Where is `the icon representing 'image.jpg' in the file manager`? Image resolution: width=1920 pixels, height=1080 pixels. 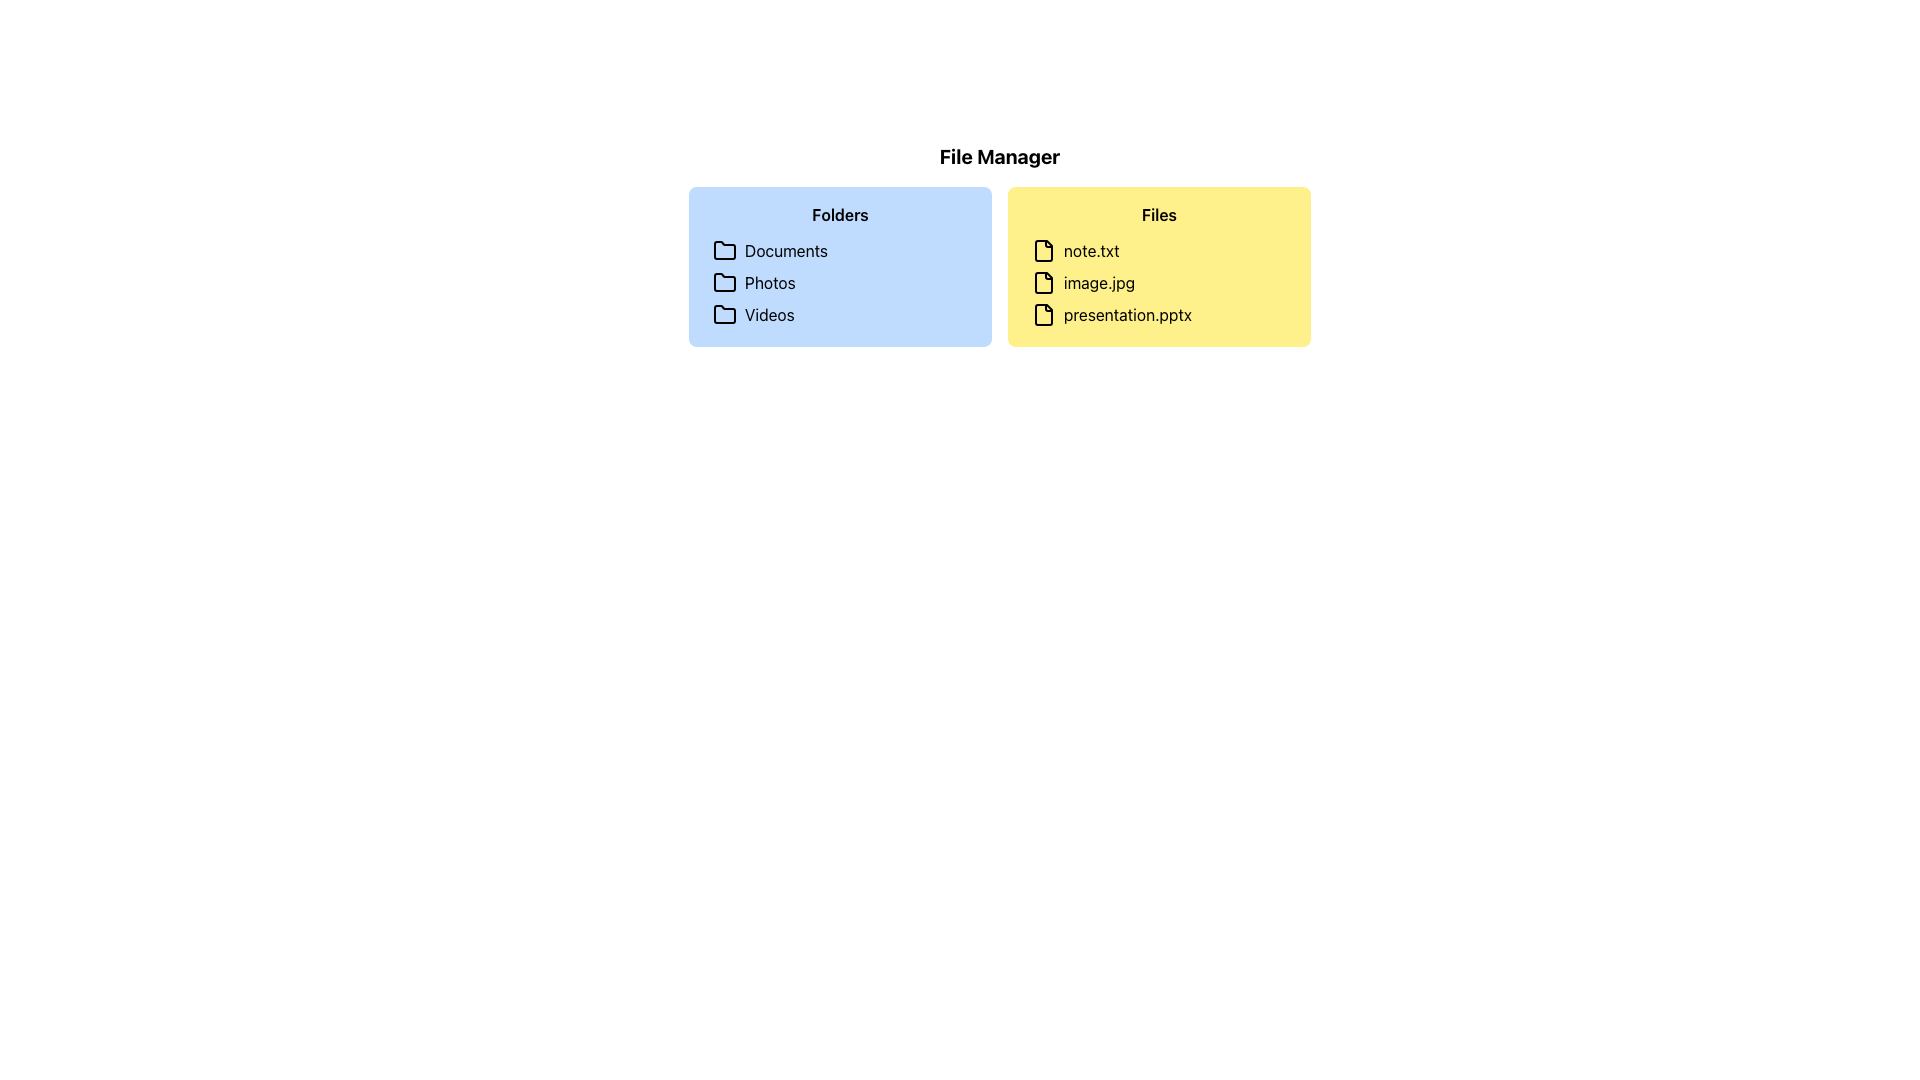
the icon representing 'image.jpg' in the file manager is located at coordinates (1042, 282).